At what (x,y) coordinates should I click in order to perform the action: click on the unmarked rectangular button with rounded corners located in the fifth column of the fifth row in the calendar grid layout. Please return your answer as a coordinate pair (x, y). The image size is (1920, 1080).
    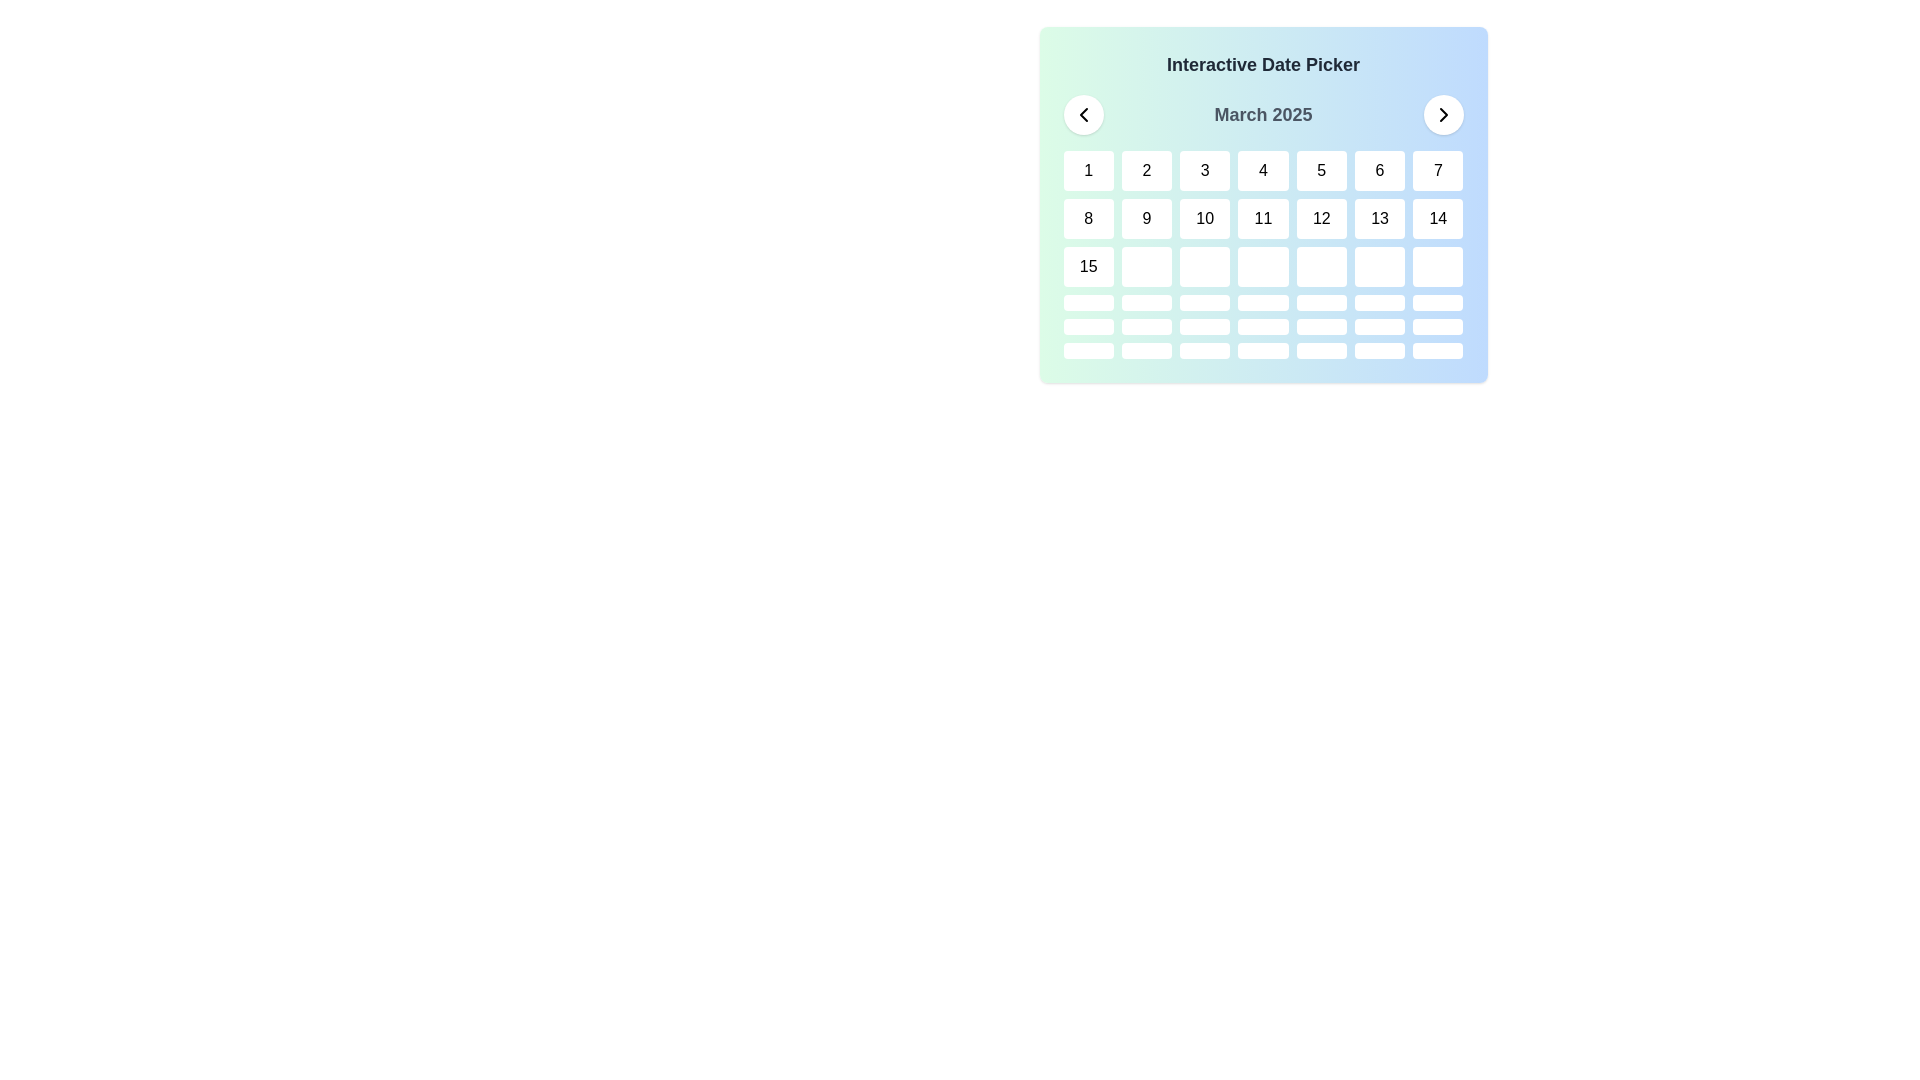
    Looking at the image, I should click on (1321, 350).